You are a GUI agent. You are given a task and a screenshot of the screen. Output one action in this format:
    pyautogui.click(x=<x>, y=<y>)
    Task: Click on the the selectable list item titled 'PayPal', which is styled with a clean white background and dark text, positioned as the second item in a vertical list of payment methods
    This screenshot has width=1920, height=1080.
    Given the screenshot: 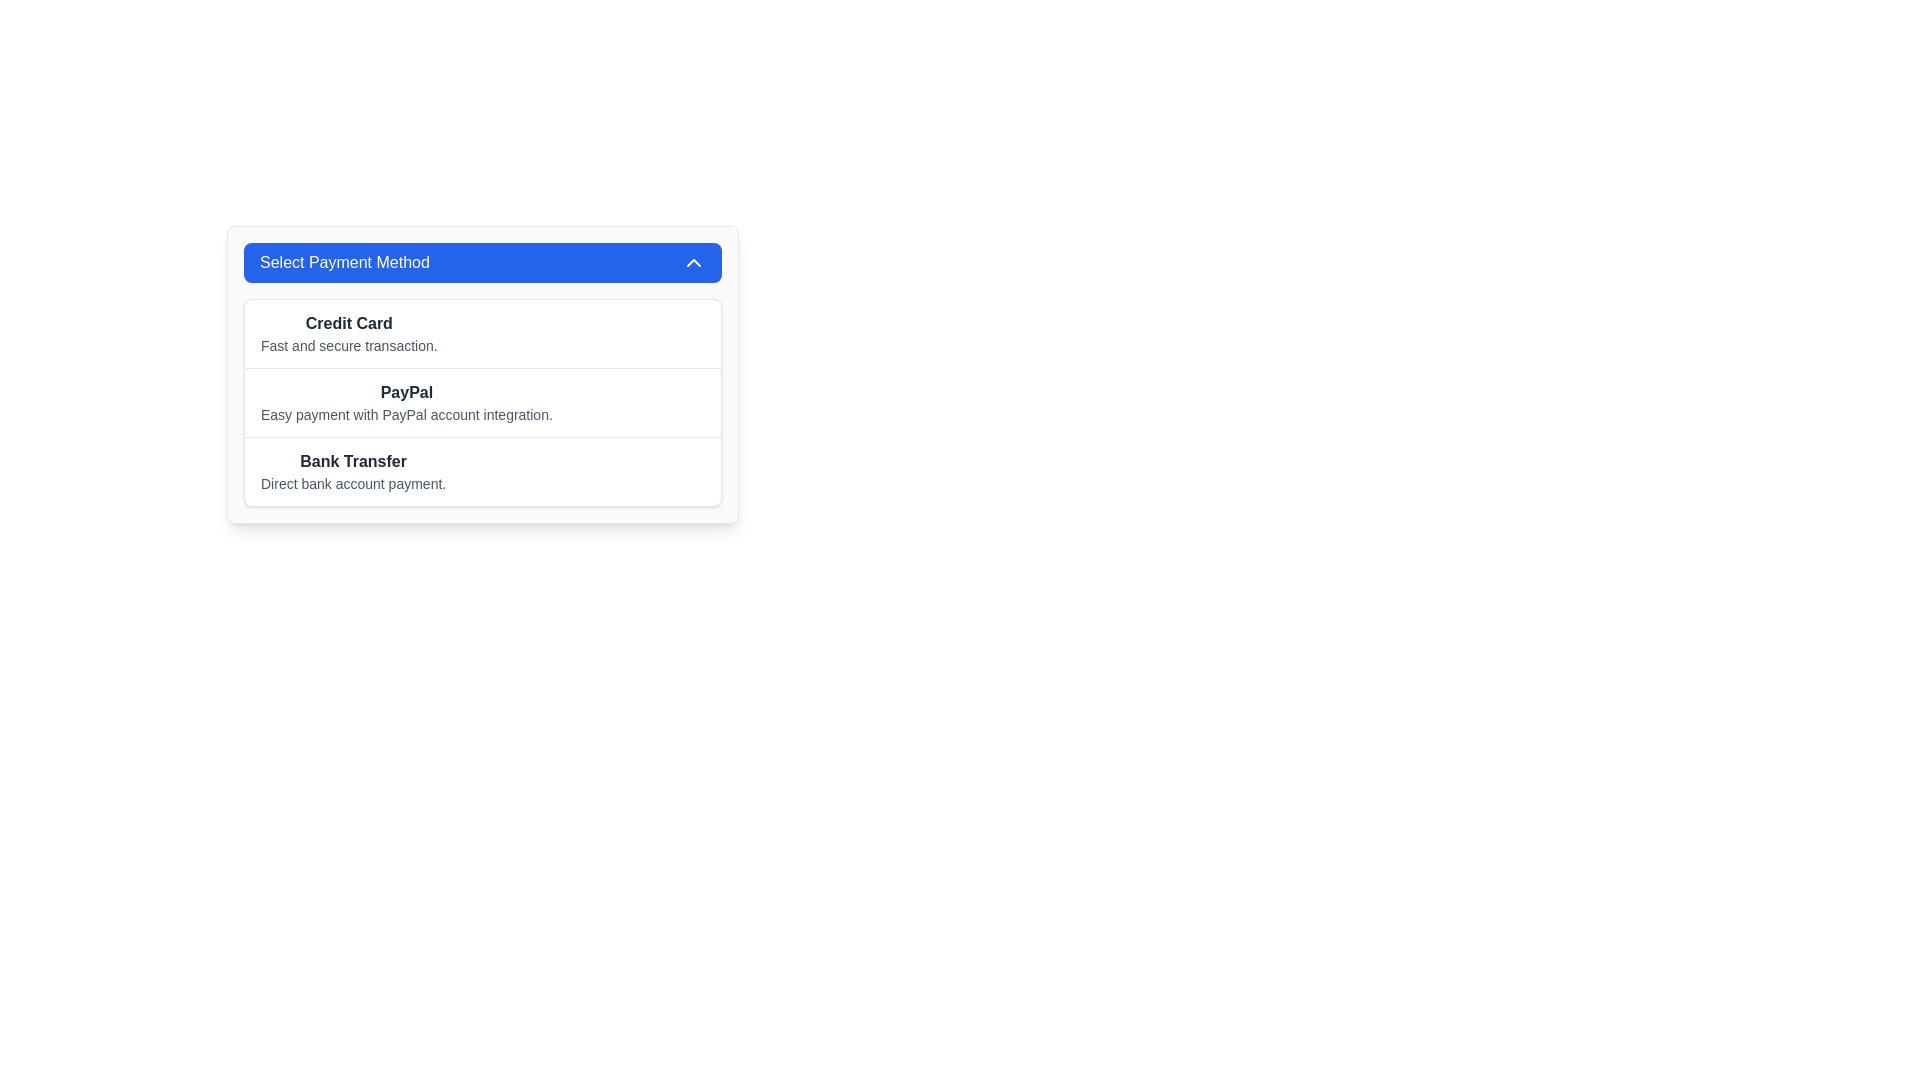 What is the action you would take?
    pyautogui.click(x=483, y=401)
    